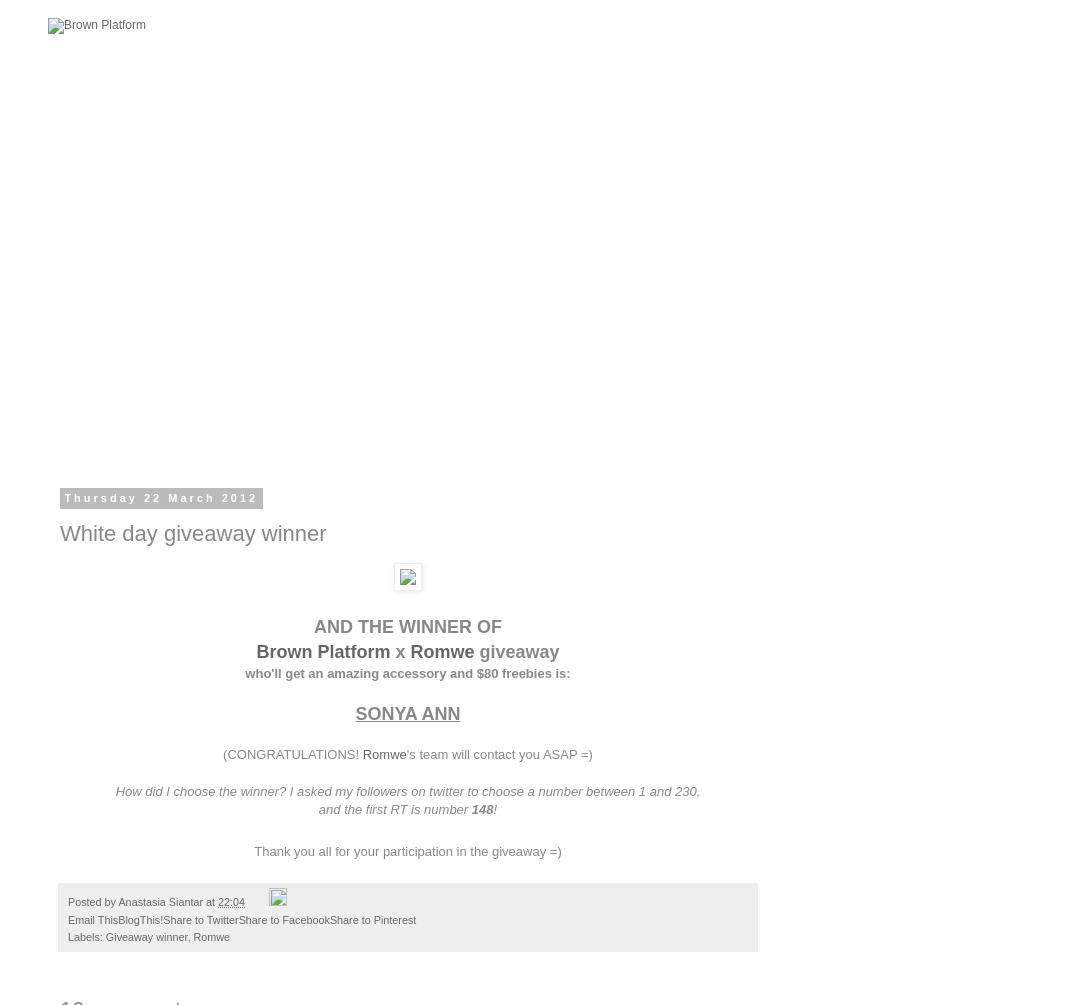  Describe the element at coordinates (212, 900) in the screenshot. I see `'at'` at that location.